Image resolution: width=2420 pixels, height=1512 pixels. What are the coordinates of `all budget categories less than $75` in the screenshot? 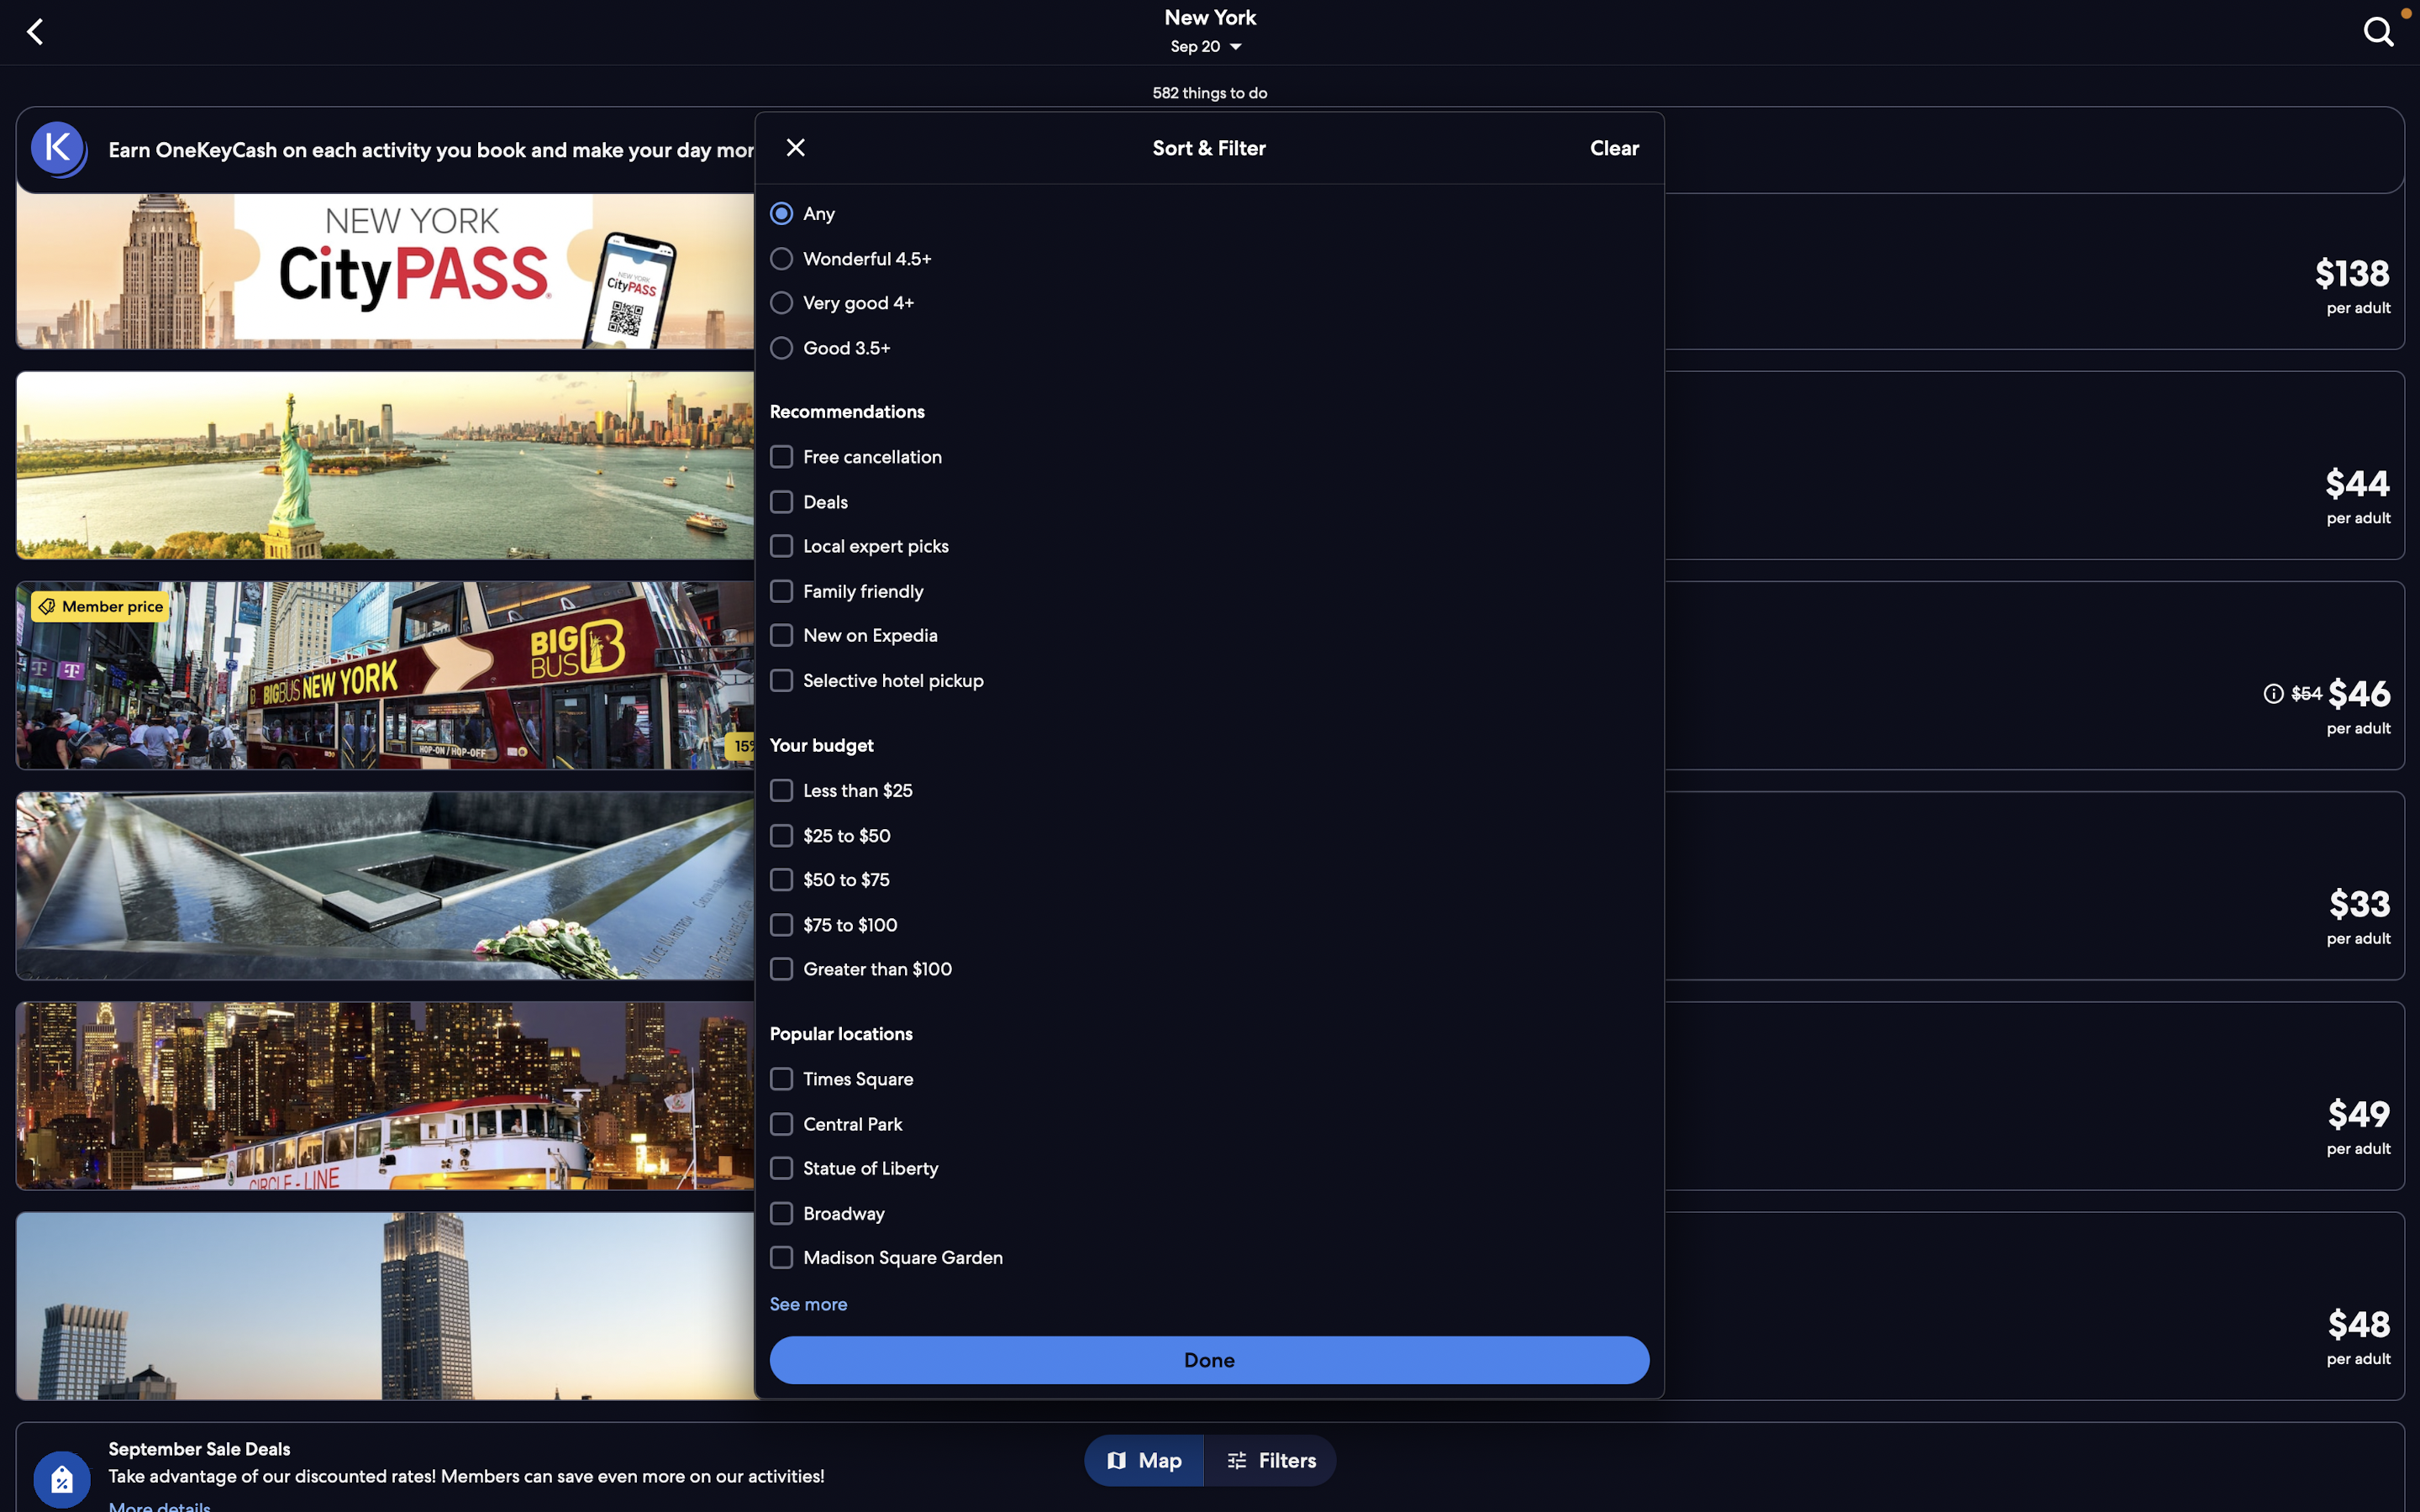 It's located at (1210, 788).